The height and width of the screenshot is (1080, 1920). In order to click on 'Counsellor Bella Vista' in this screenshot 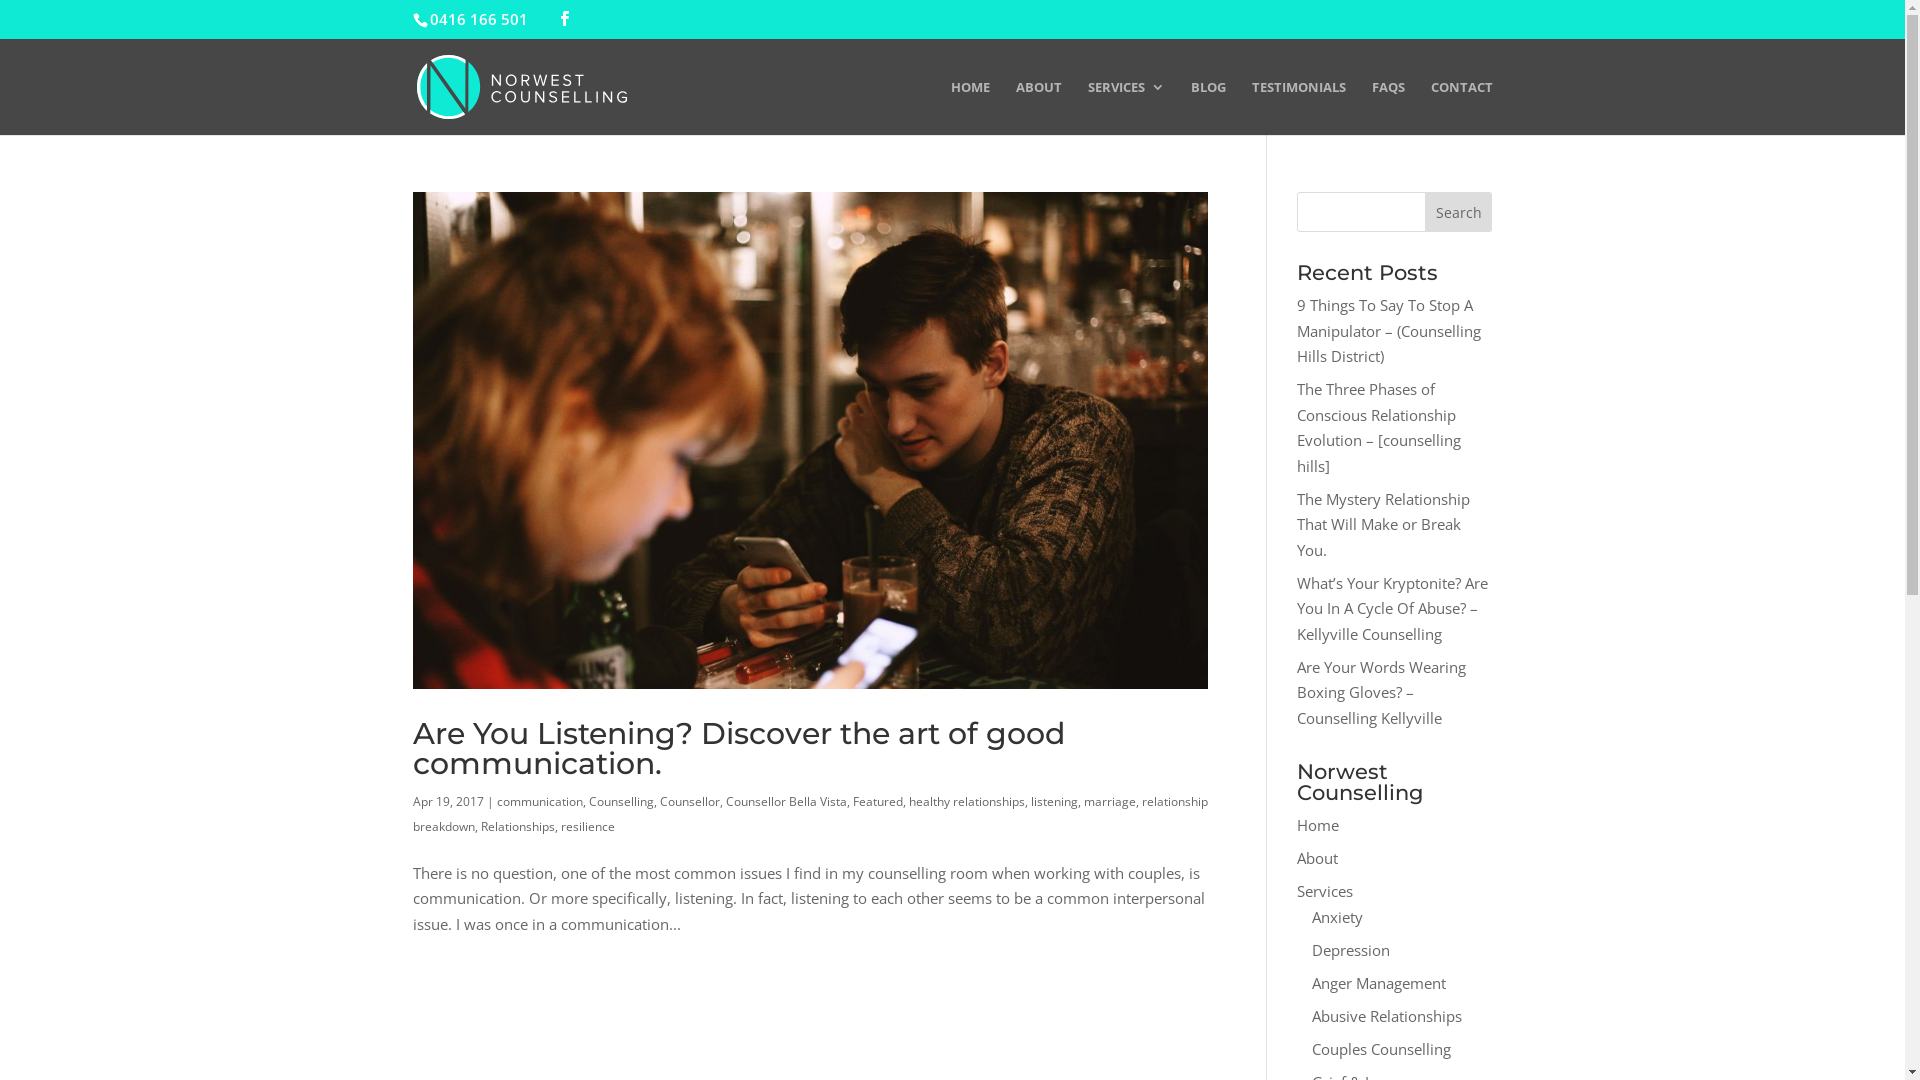, I will do `click(785, 800)`.